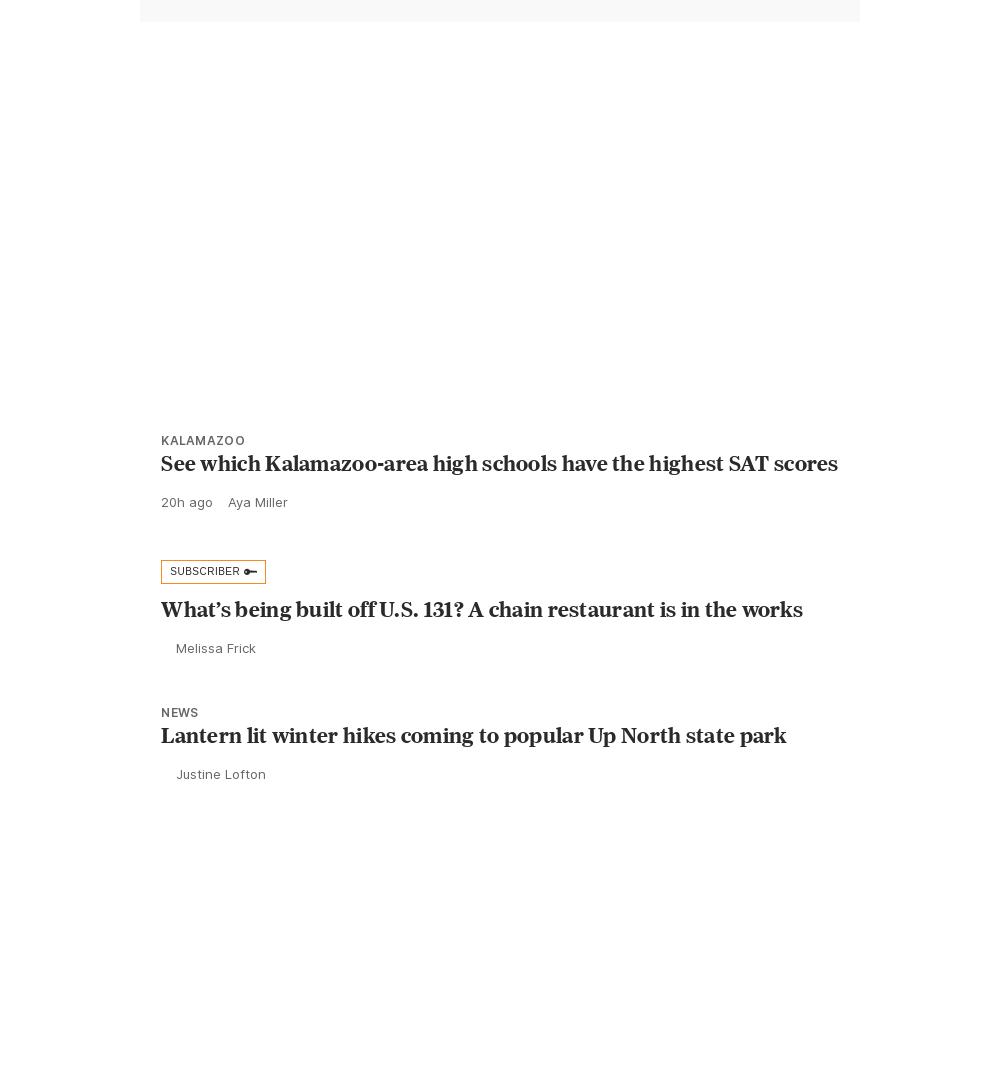  I want to click on 'News', so click(179, 755).